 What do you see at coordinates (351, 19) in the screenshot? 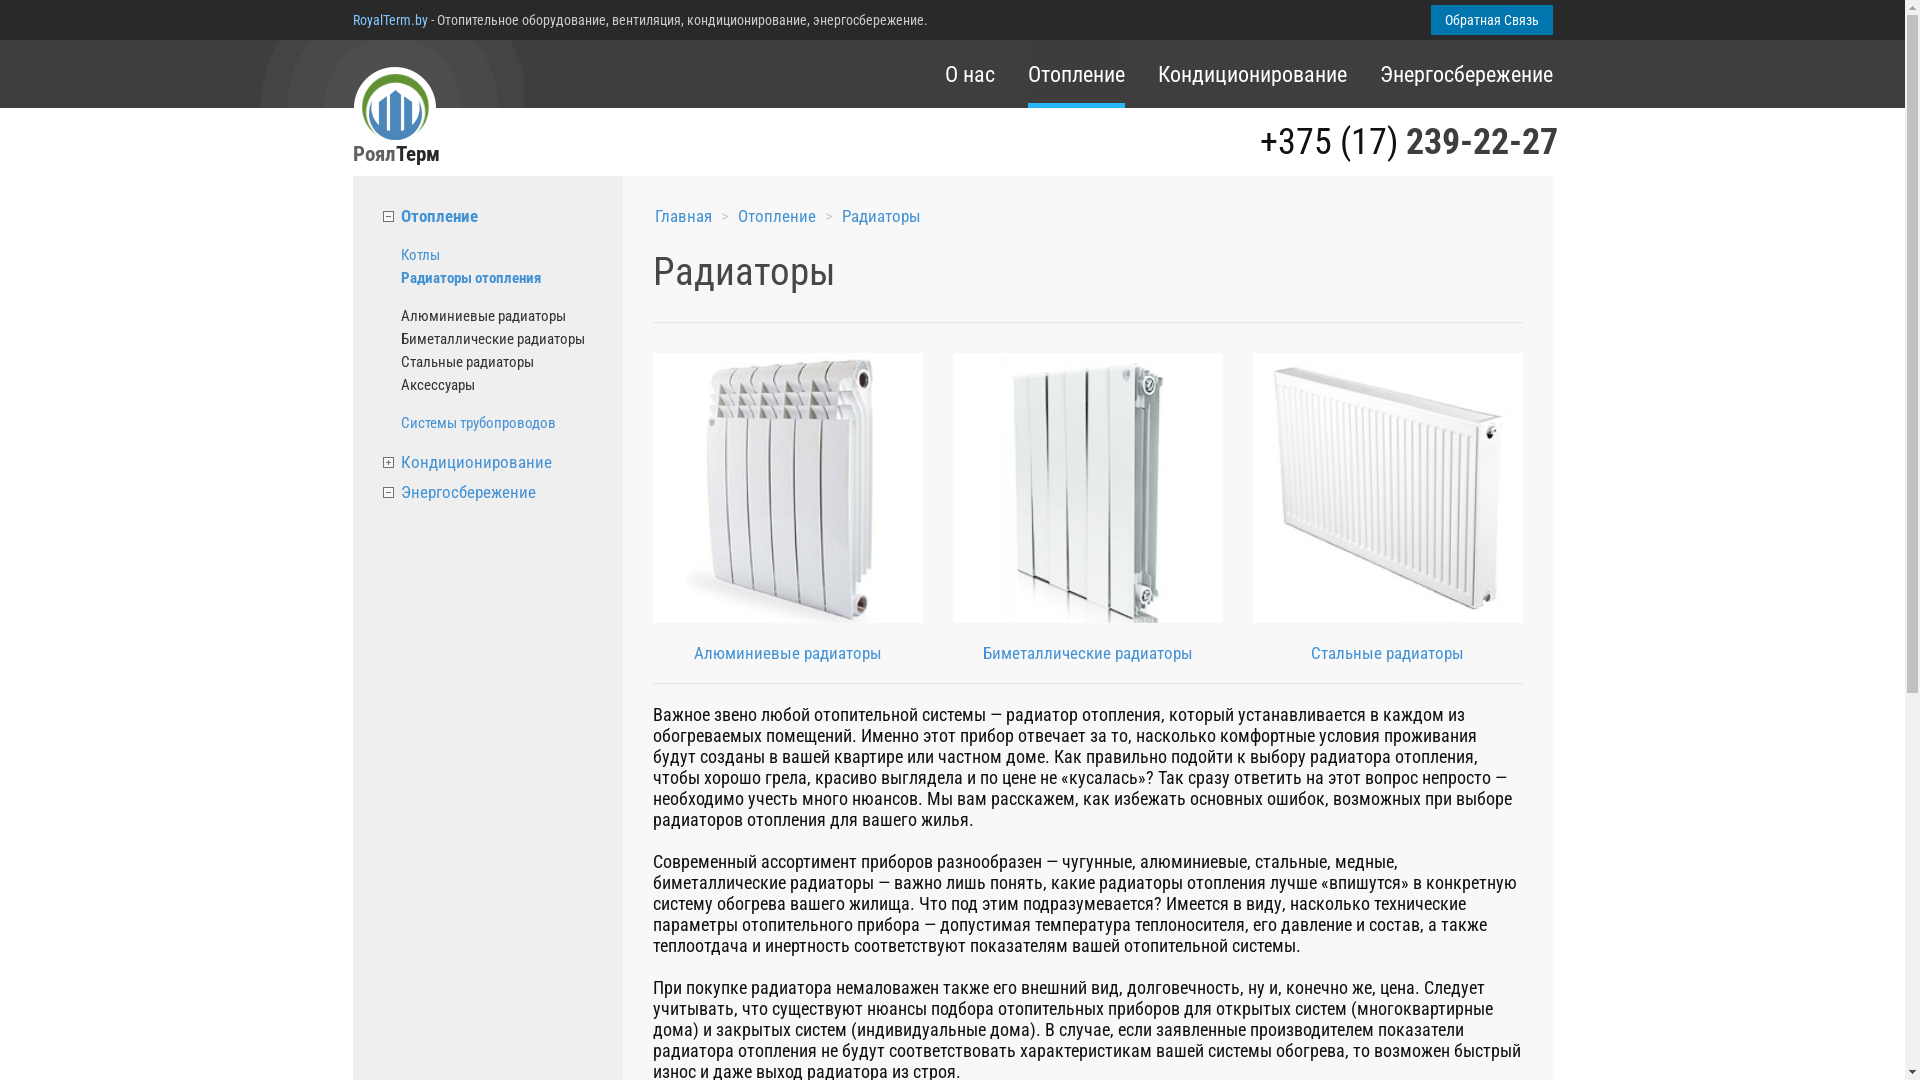
I see `'RoyalTerm.by'` at bounding box center [351, 19].